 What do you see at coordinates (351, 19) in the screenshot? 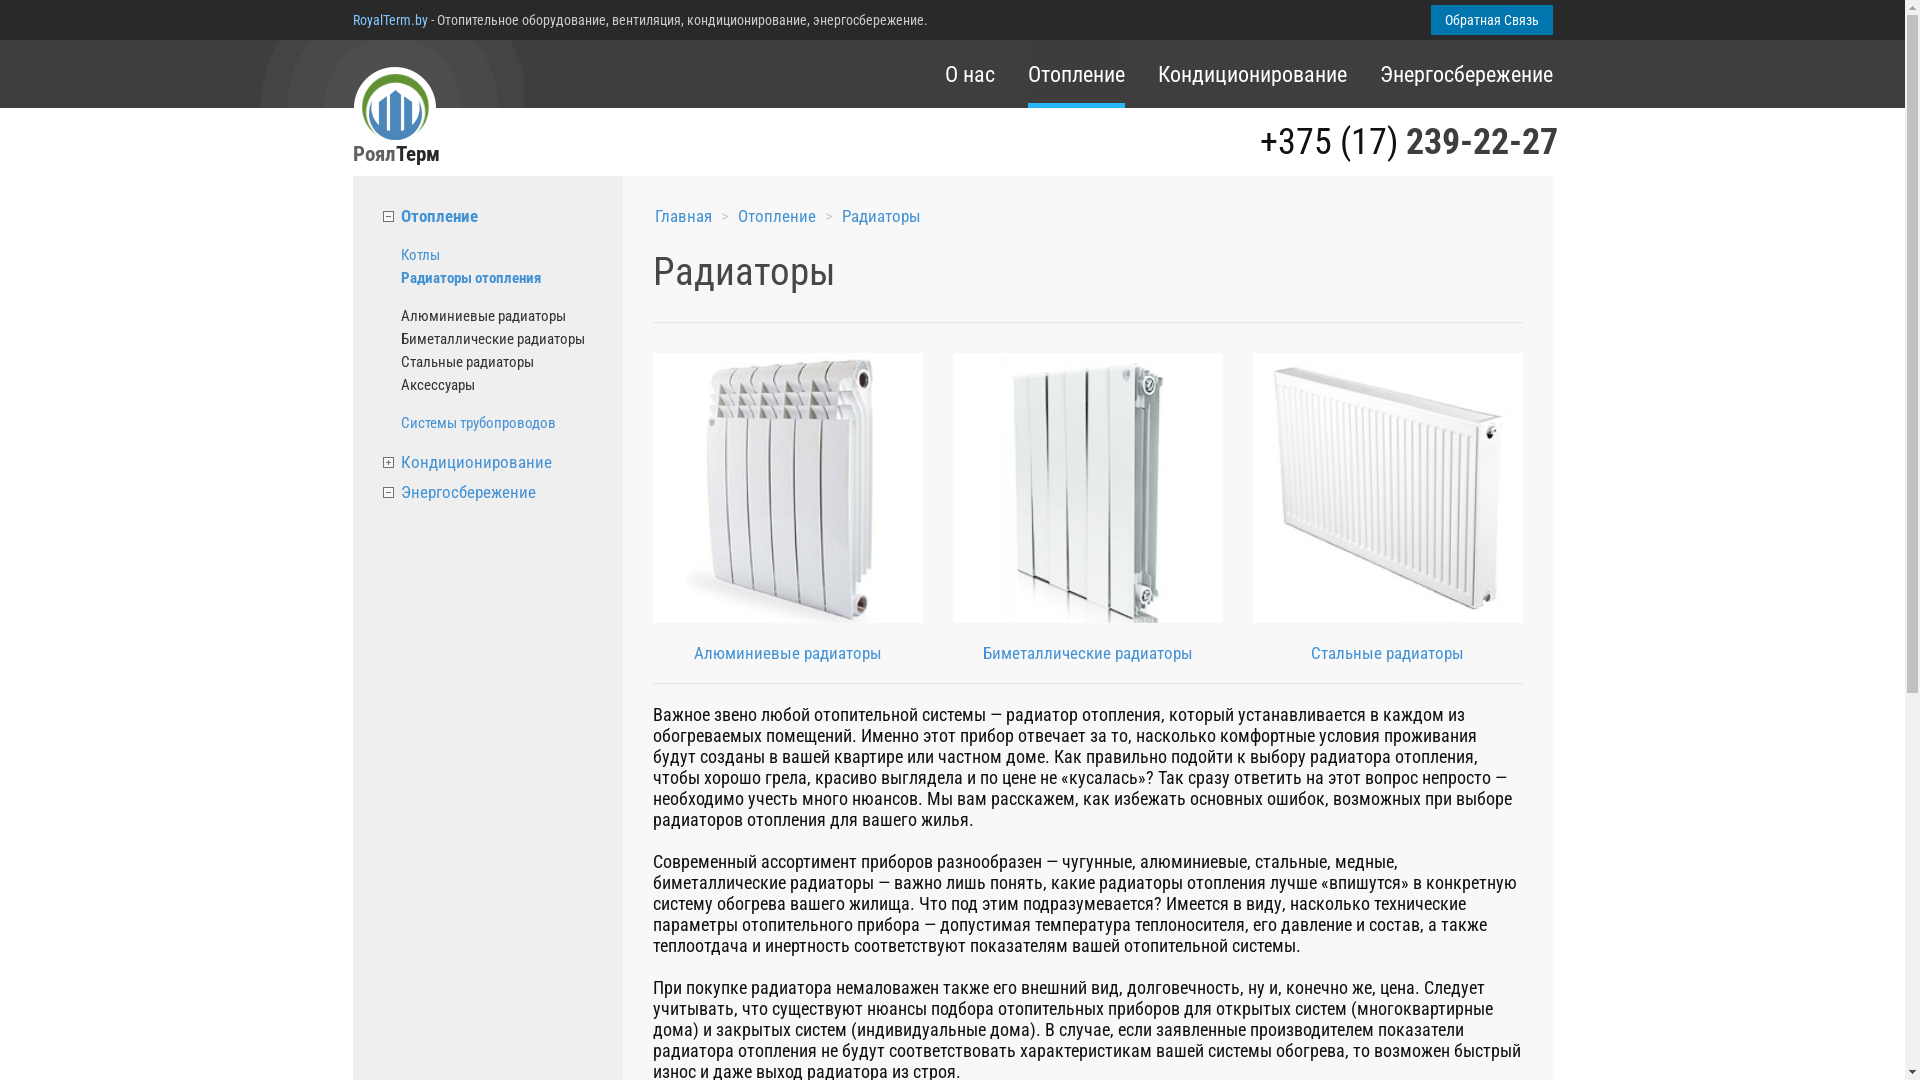
I see `'RoyalTerm.by'` at bounding box center [351, 19].